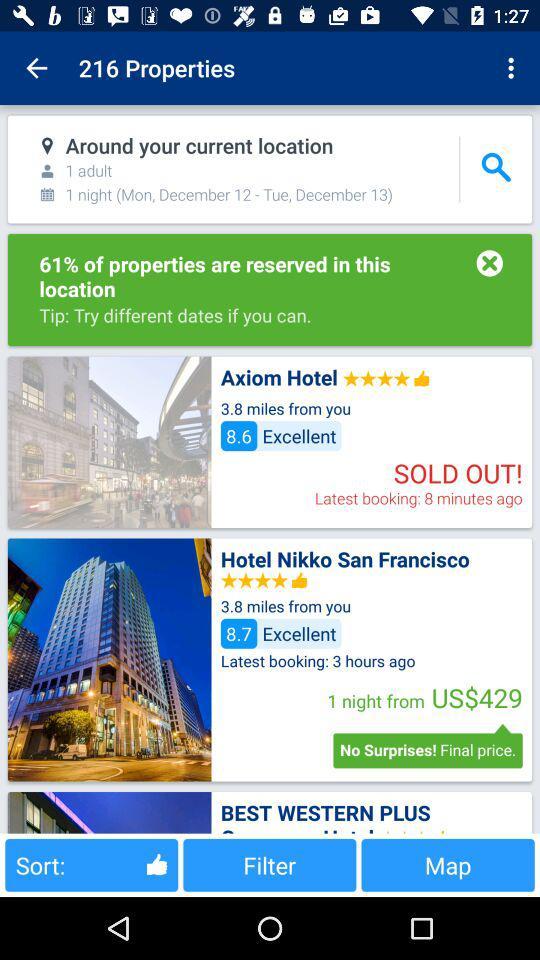  I want to click on item to the left of 216 properties item, so click(36, 68).